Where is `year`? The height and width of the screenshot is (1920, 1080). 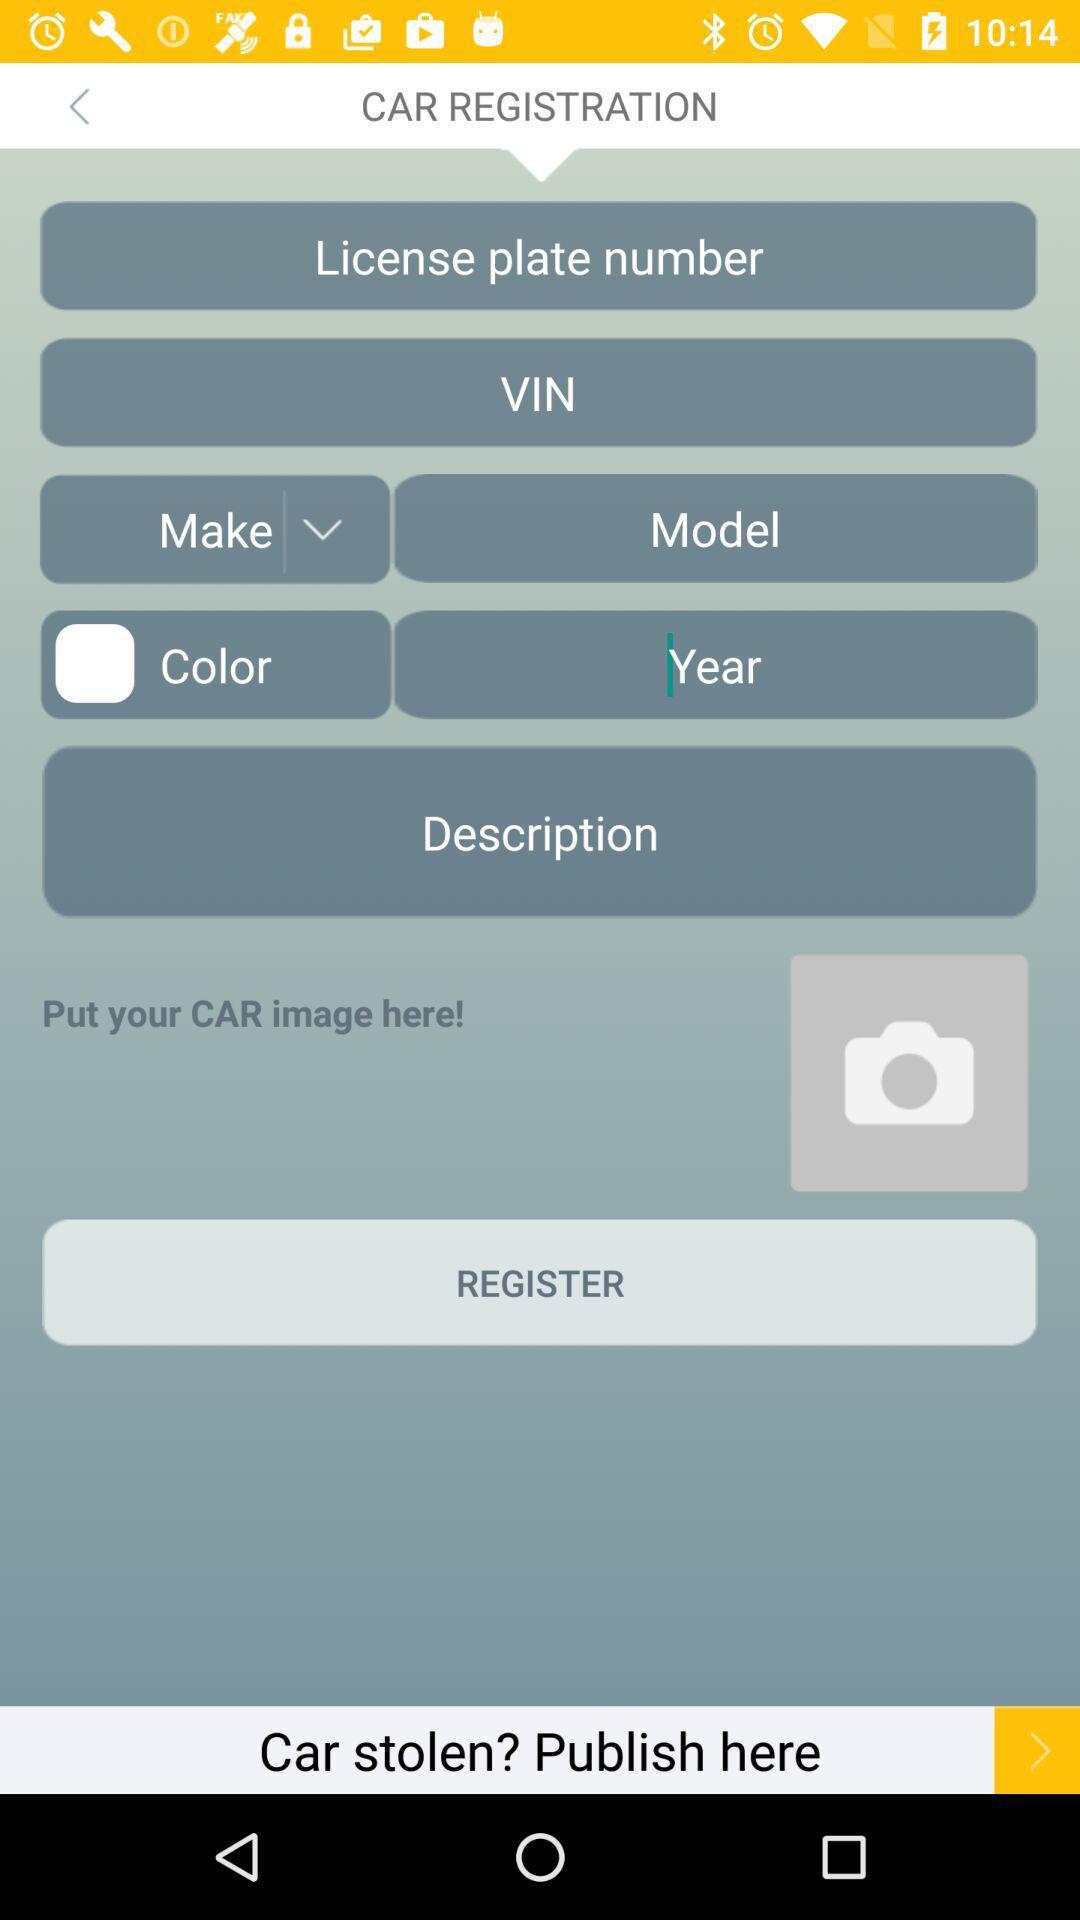 year is located at coordinates (713, 664).